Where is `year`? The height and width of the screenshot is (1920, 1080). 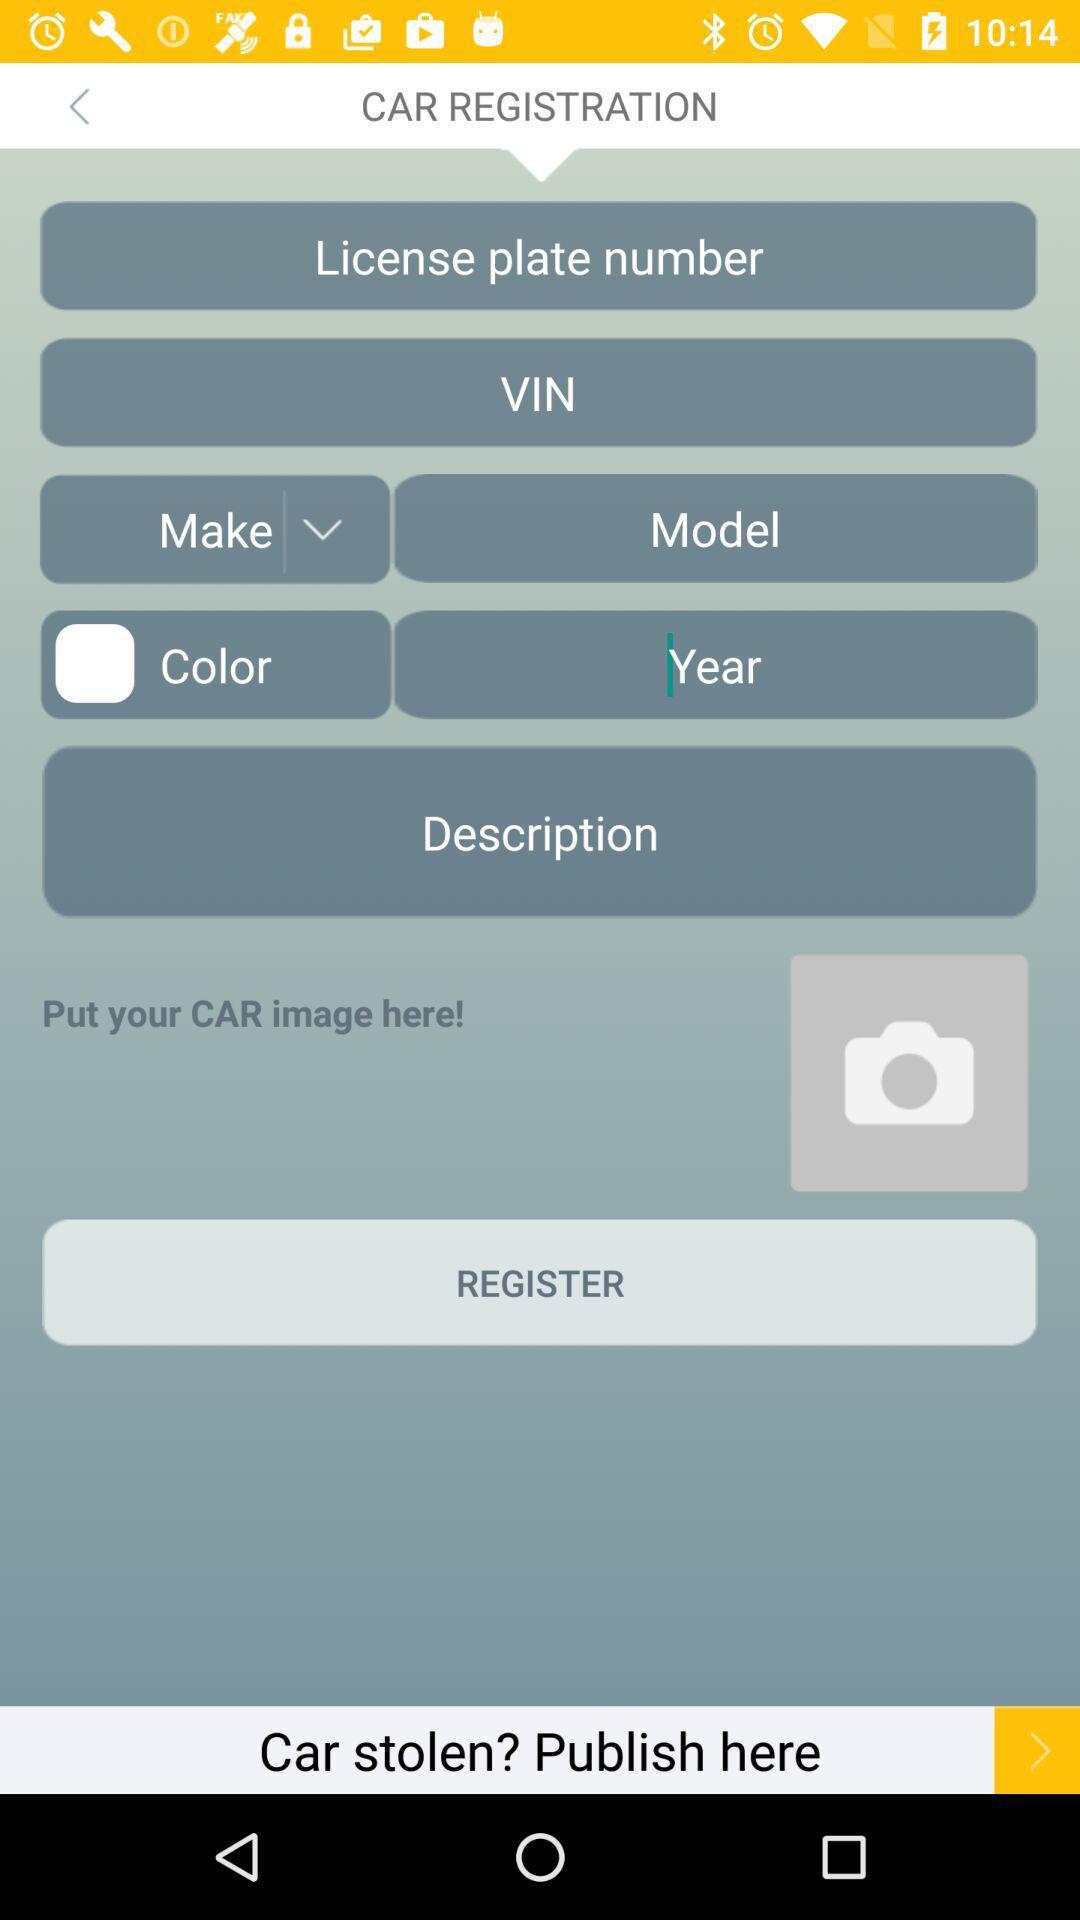 year is located at coordinates (713, 664).